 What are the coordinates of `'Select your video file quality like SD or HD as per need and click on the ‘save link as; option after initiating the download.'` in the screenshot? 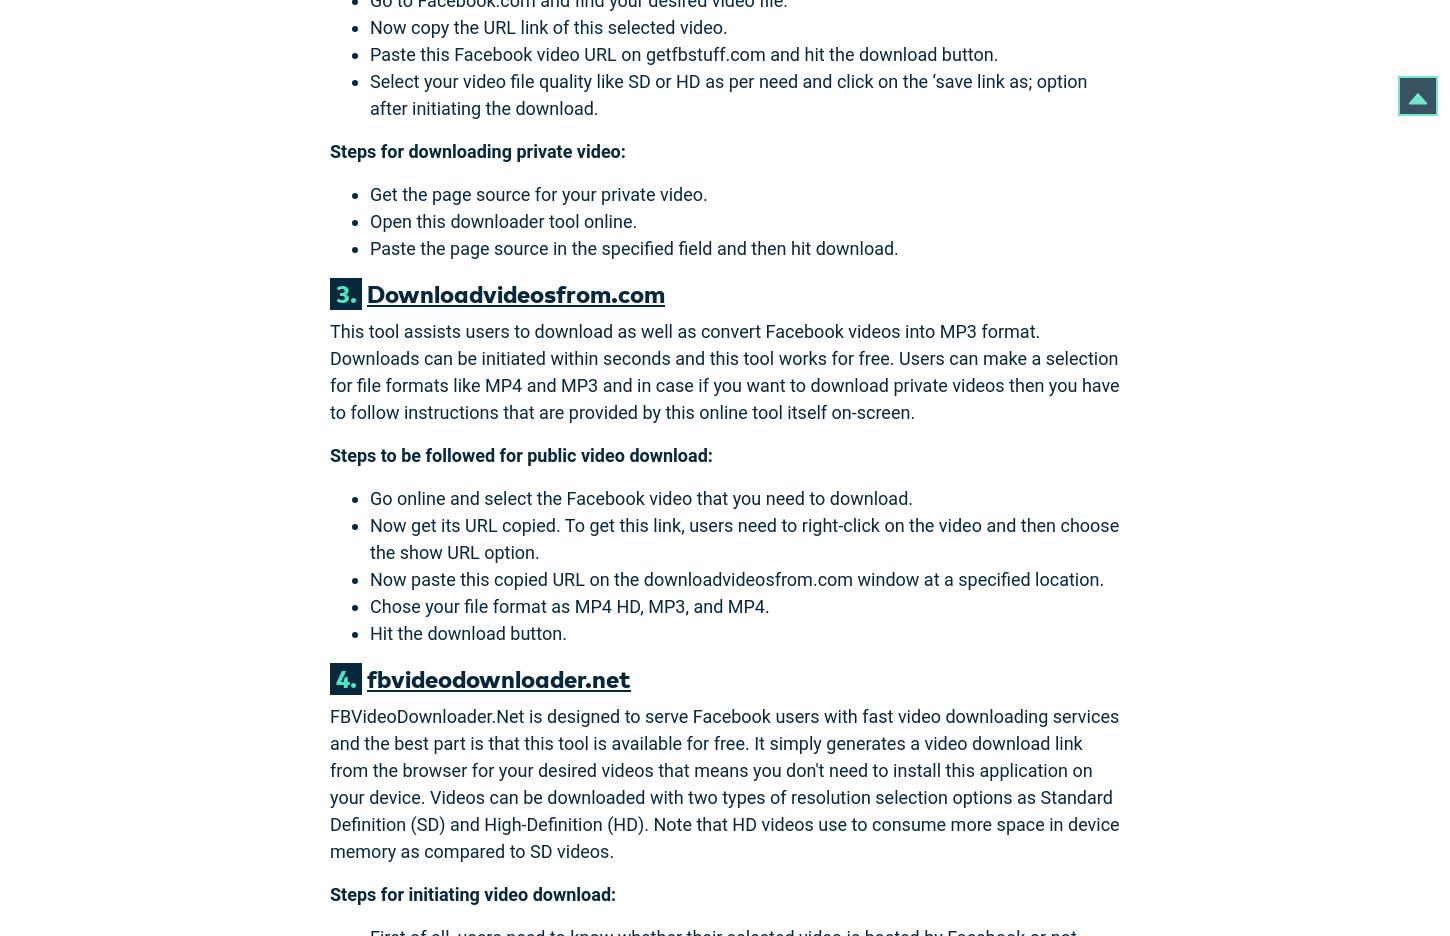 It's located at (728, 92).